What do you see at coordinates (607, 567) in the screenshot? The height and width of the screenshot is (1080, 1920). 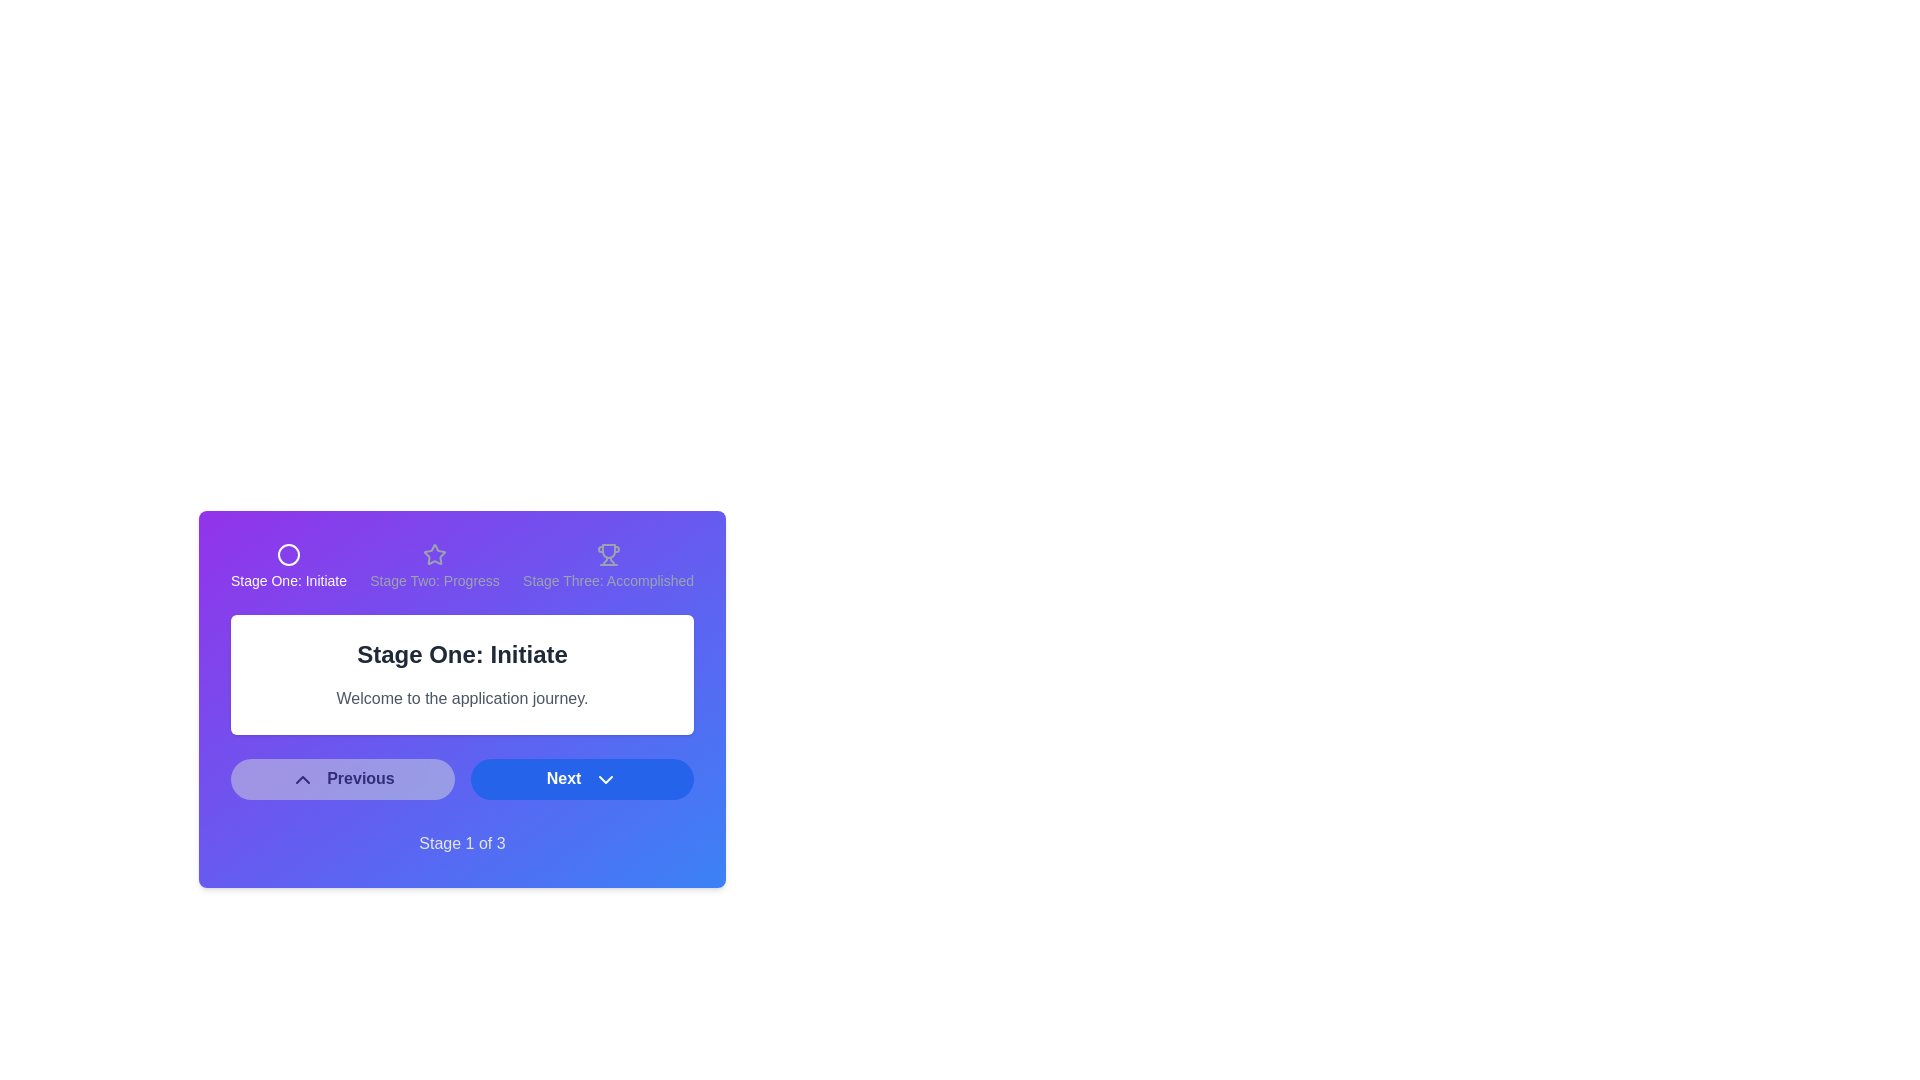 I see `the trophy icon above the text 'Stage Three: Accomplished' in the top-right section of the interface as an indicator` at bounding box center [607, 567].